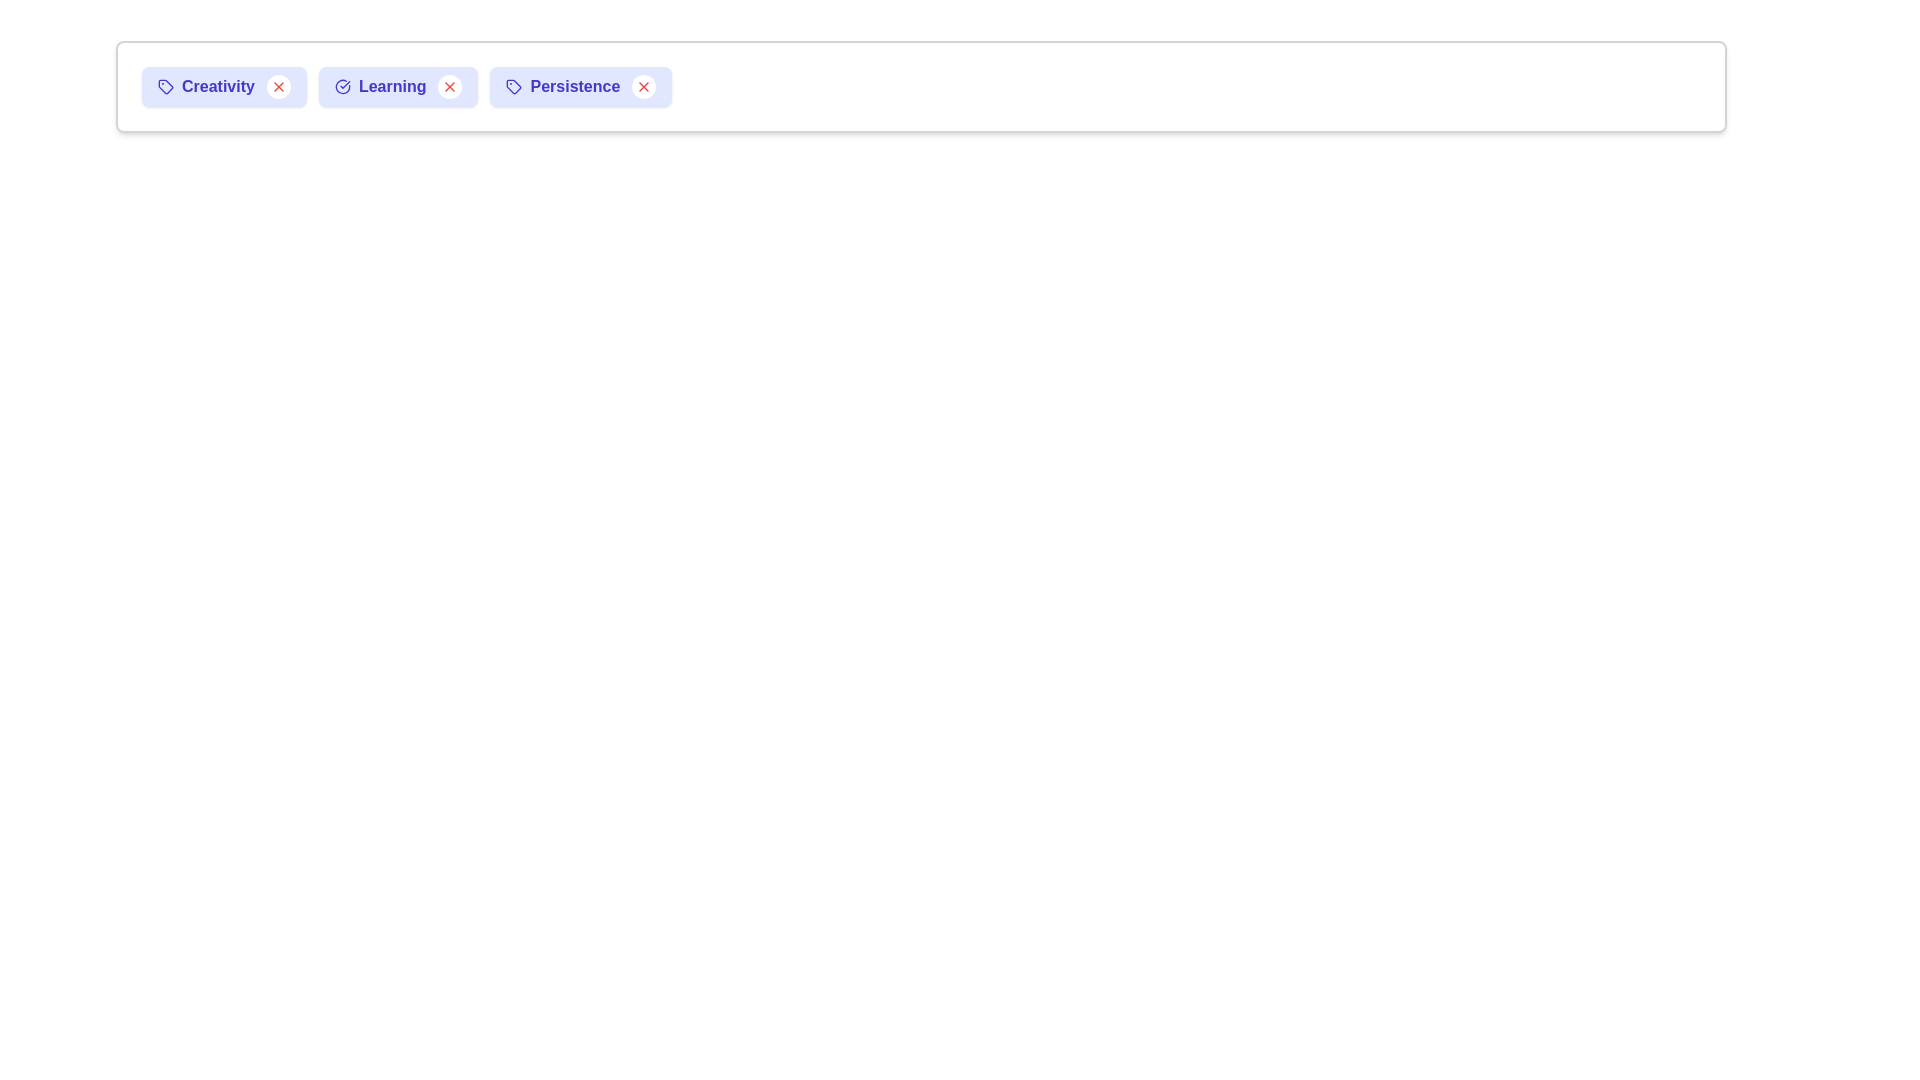  What do you see at coordinates (224, 86) in the screenshot?
I see `the chip labeled Creativity to observe visual changes` at bounding box center [224, 86].